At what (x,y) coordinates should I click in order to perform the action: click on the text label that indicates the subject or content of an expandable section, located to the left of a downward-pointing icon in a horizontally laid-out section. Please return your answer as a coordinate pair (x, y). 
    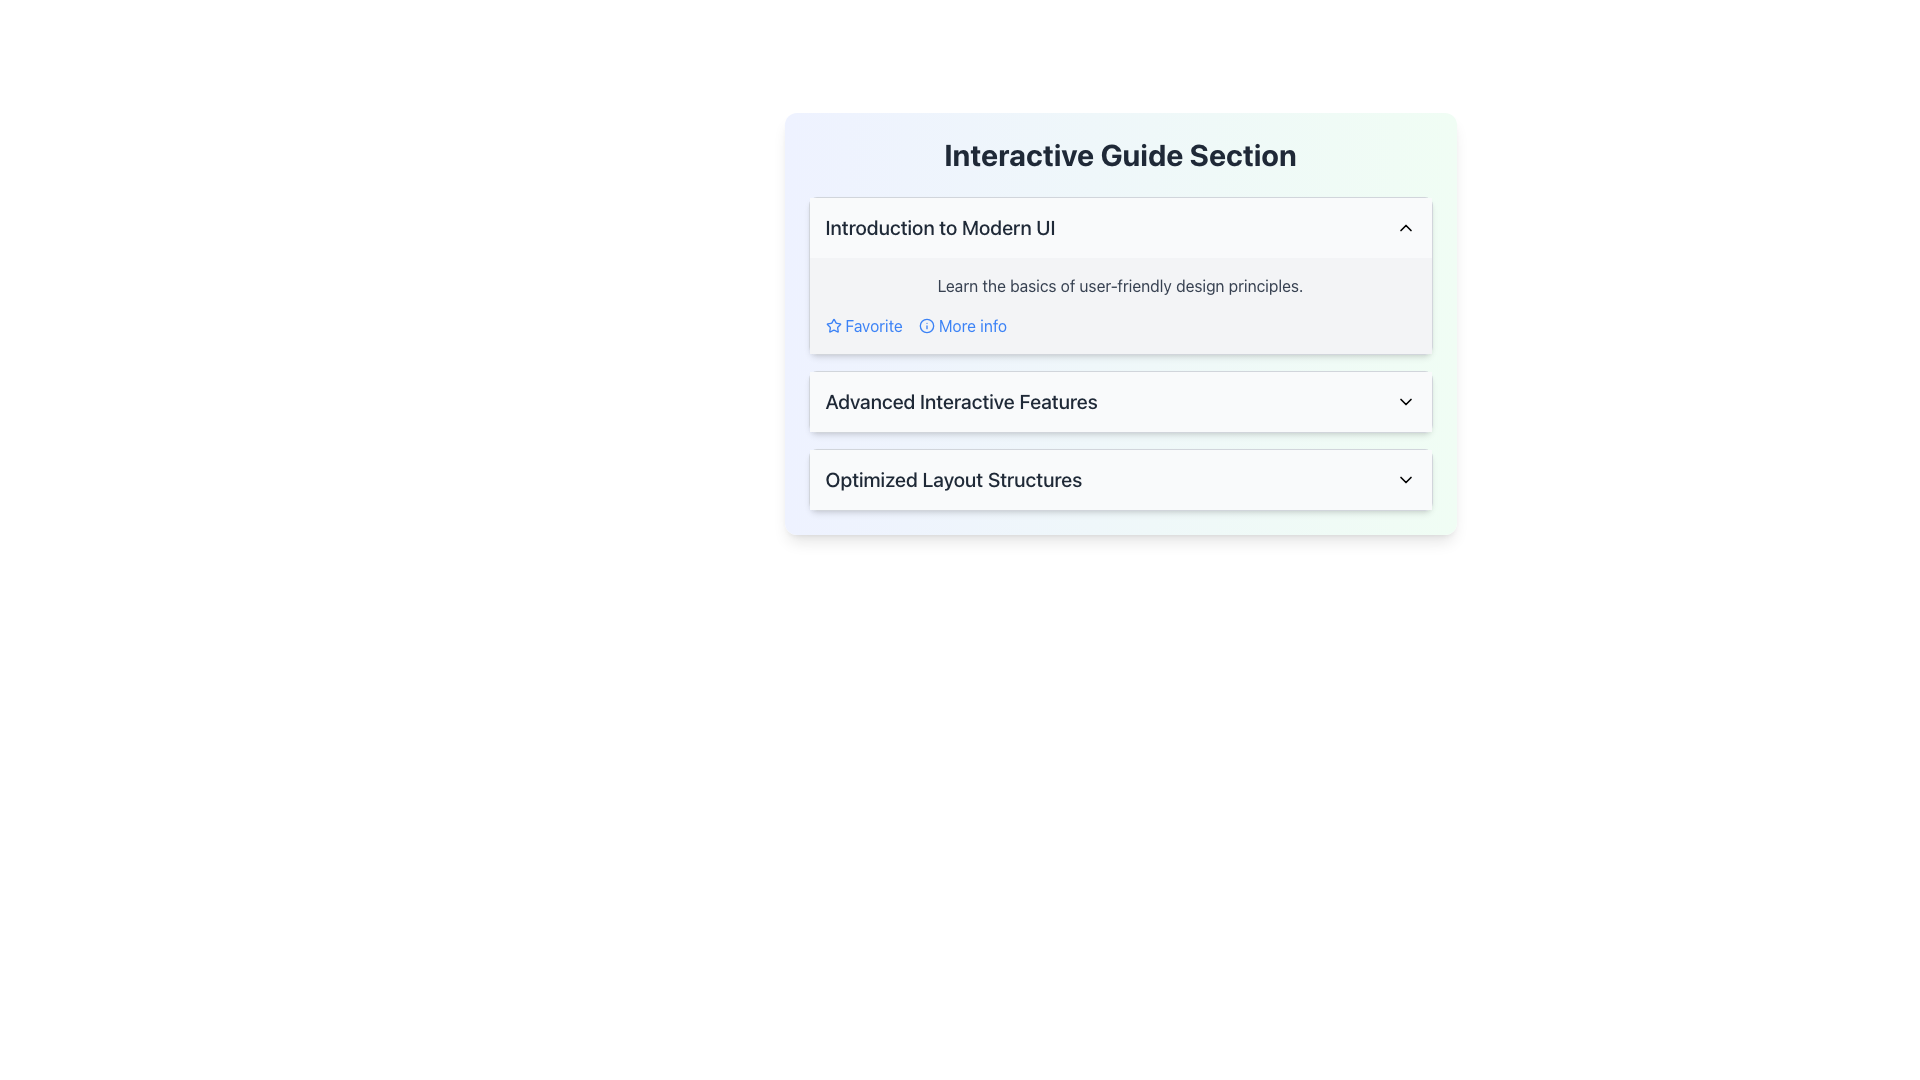
    Looking at the image, I should click on (961, 401).